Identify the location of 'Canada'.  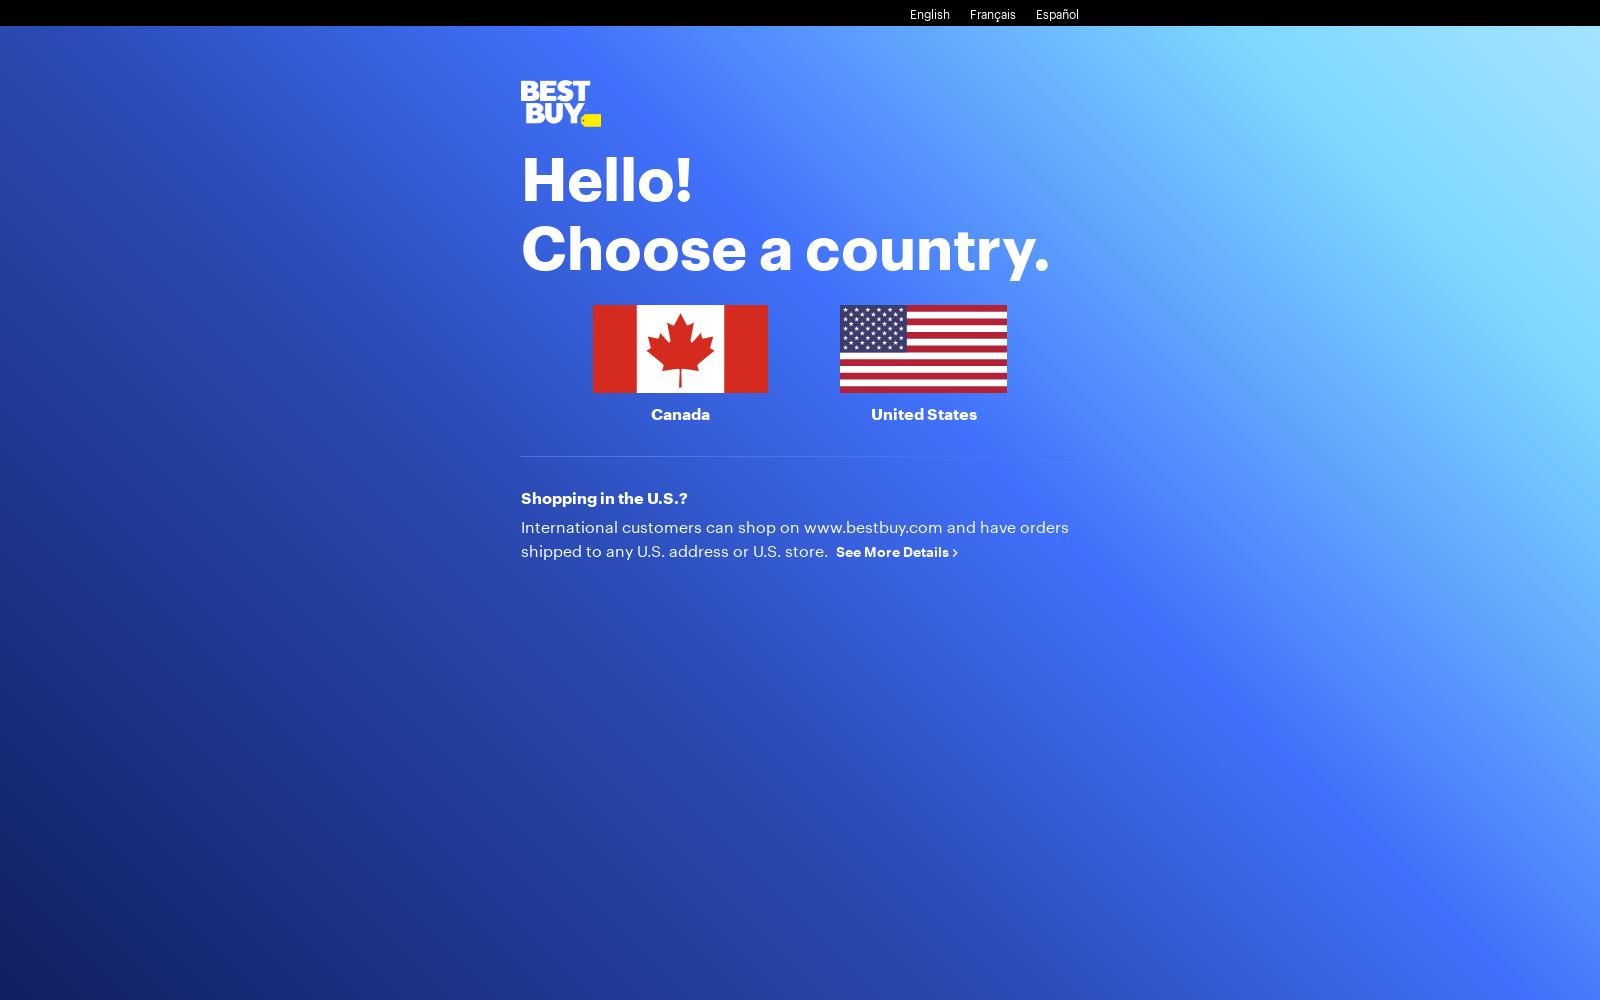
(649, 412).